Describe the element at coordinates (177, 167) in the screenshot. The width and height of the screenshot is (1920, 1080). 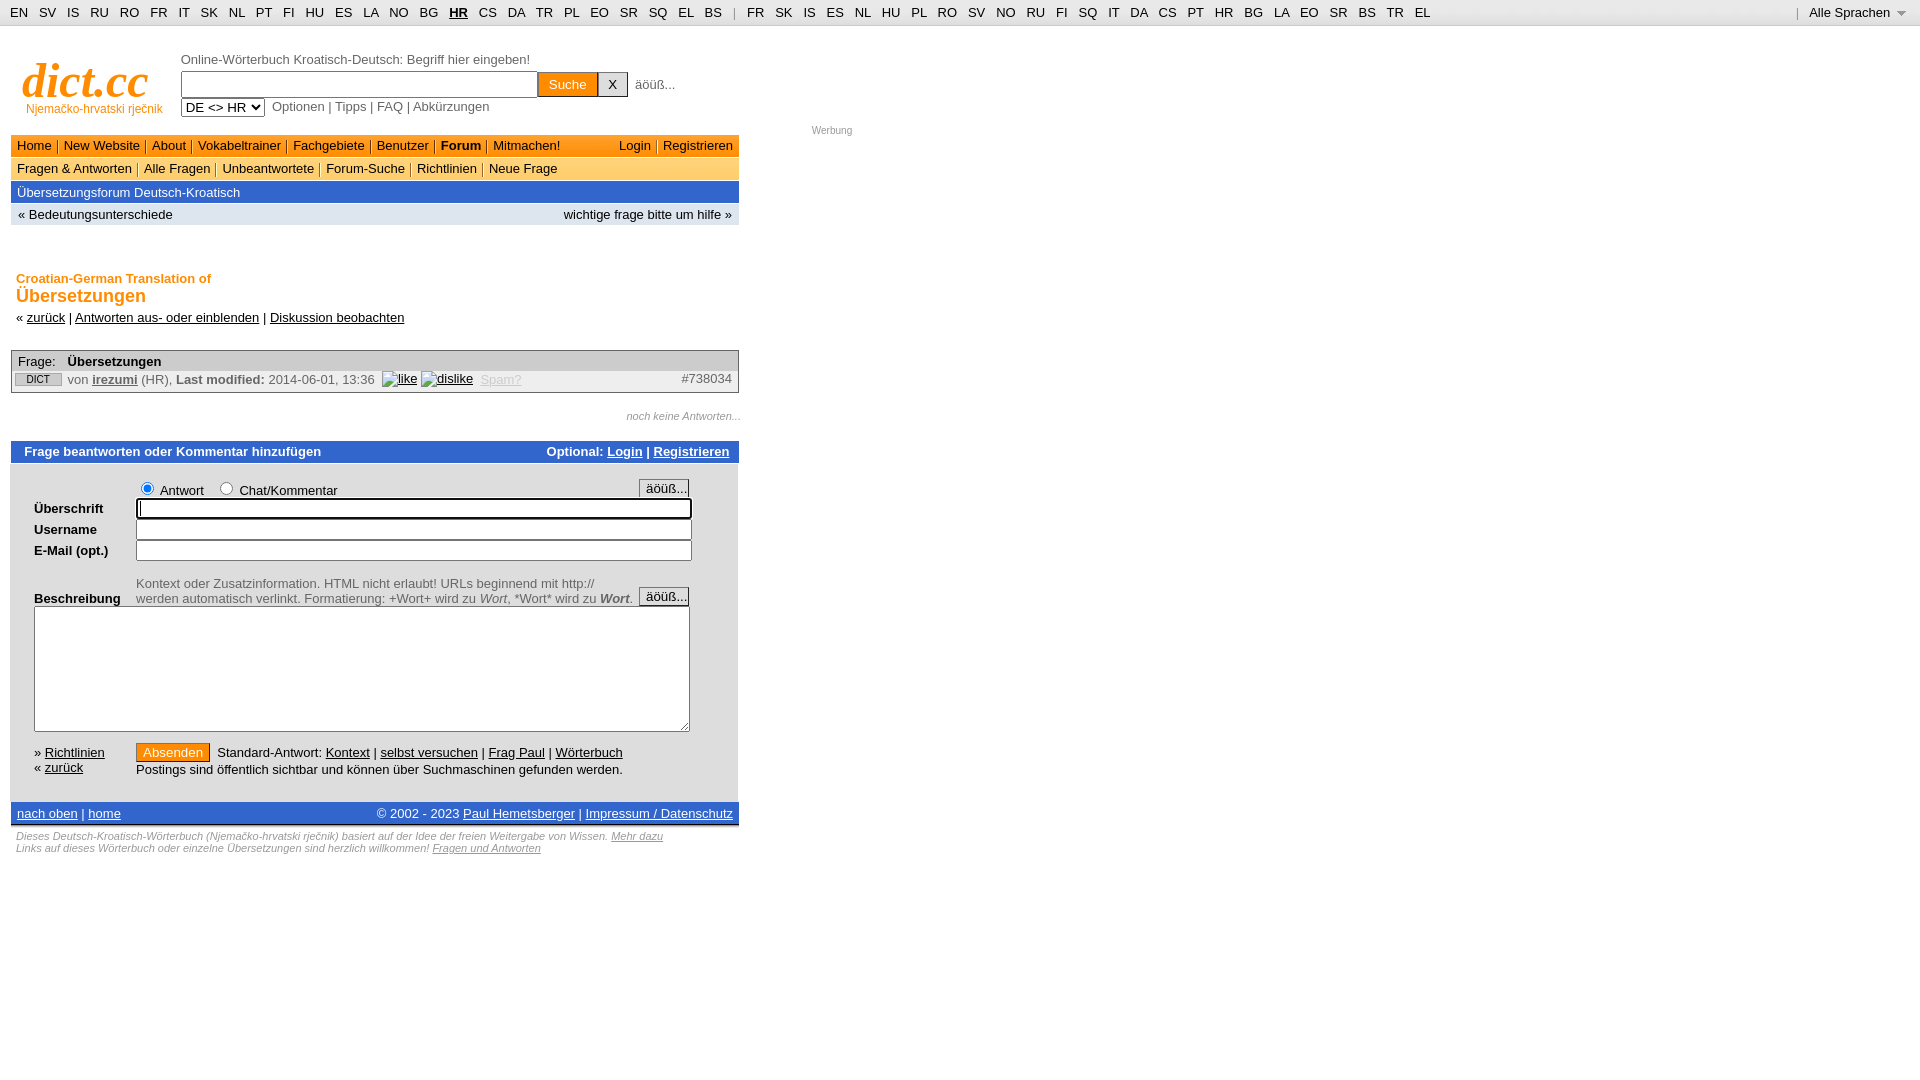
I see `'Alle Fragen'` at that location.